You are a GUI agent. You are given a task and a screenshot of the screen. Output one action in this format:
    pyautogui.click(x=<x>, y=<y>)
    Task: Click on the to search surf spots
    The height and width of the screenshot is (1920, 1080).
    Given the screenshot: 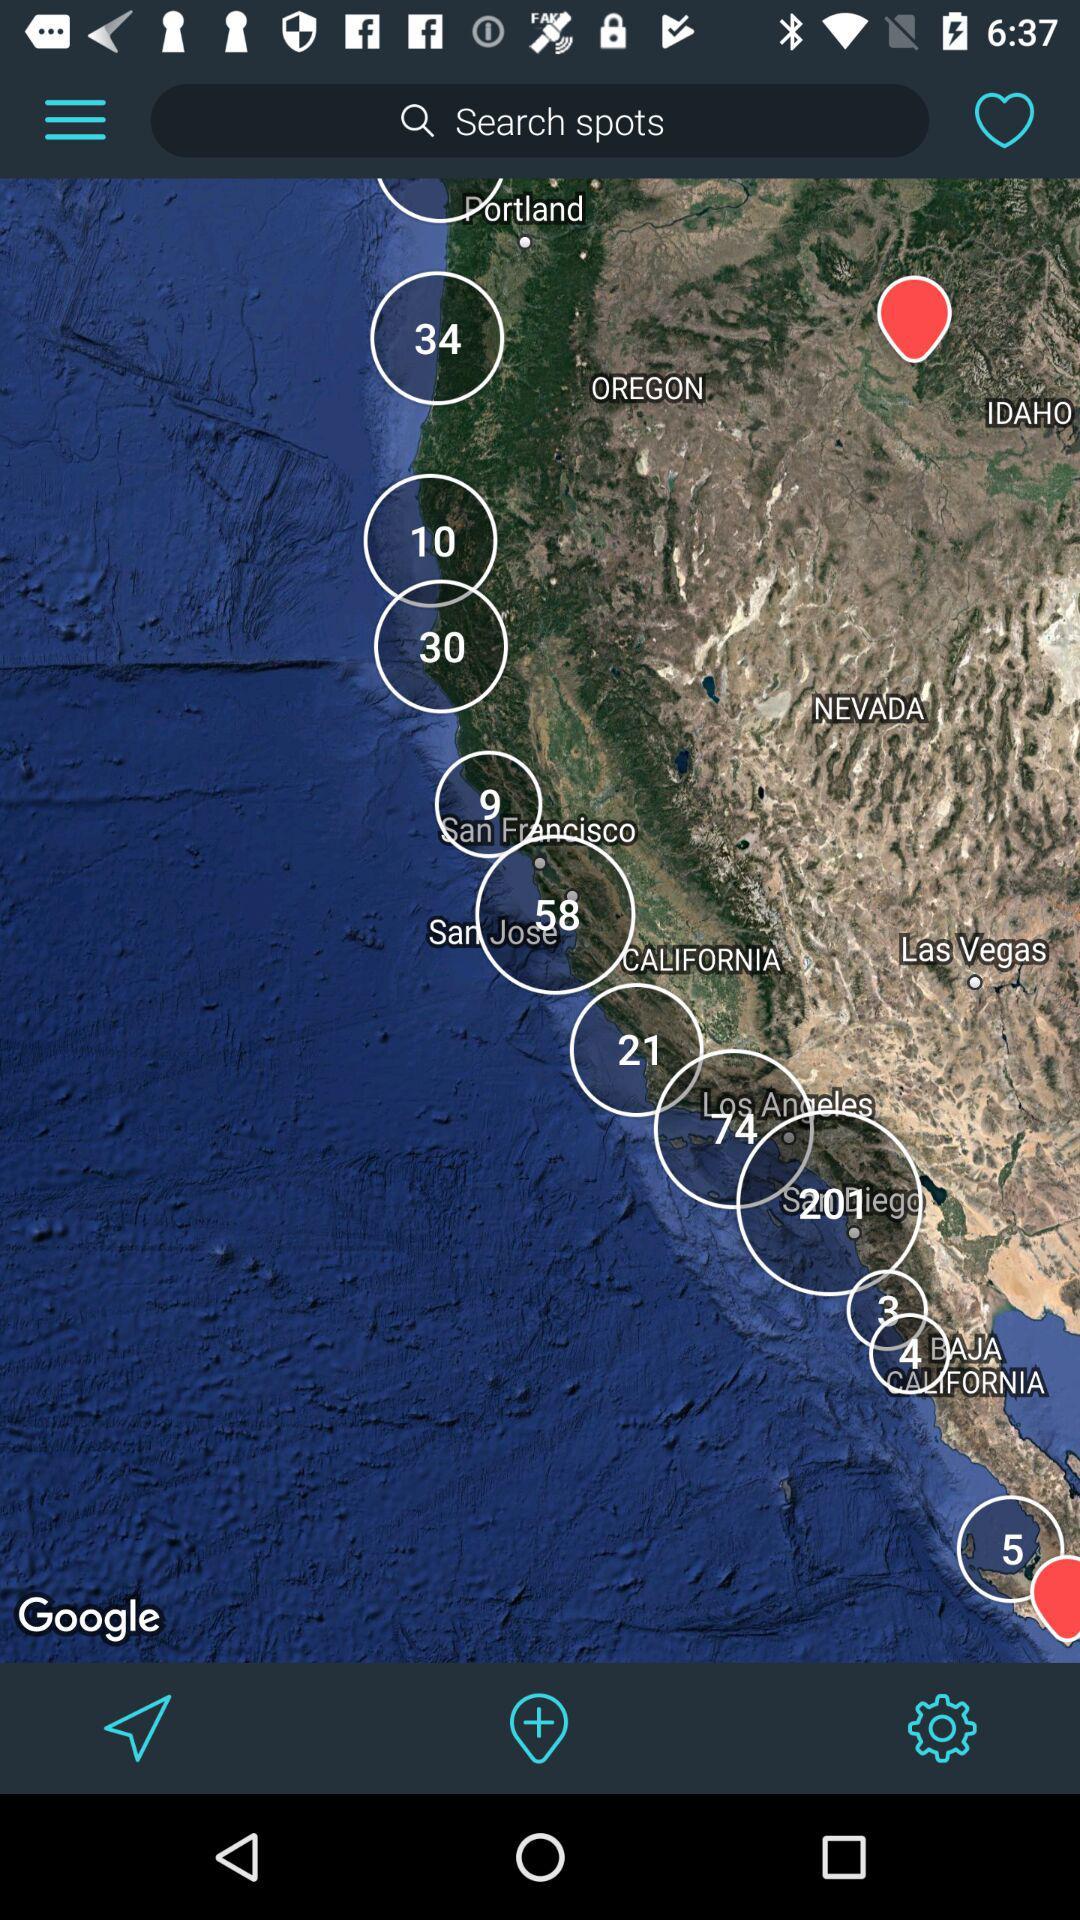 What is the action you would take?
    pyautogui.click(x=540, y=119)
    